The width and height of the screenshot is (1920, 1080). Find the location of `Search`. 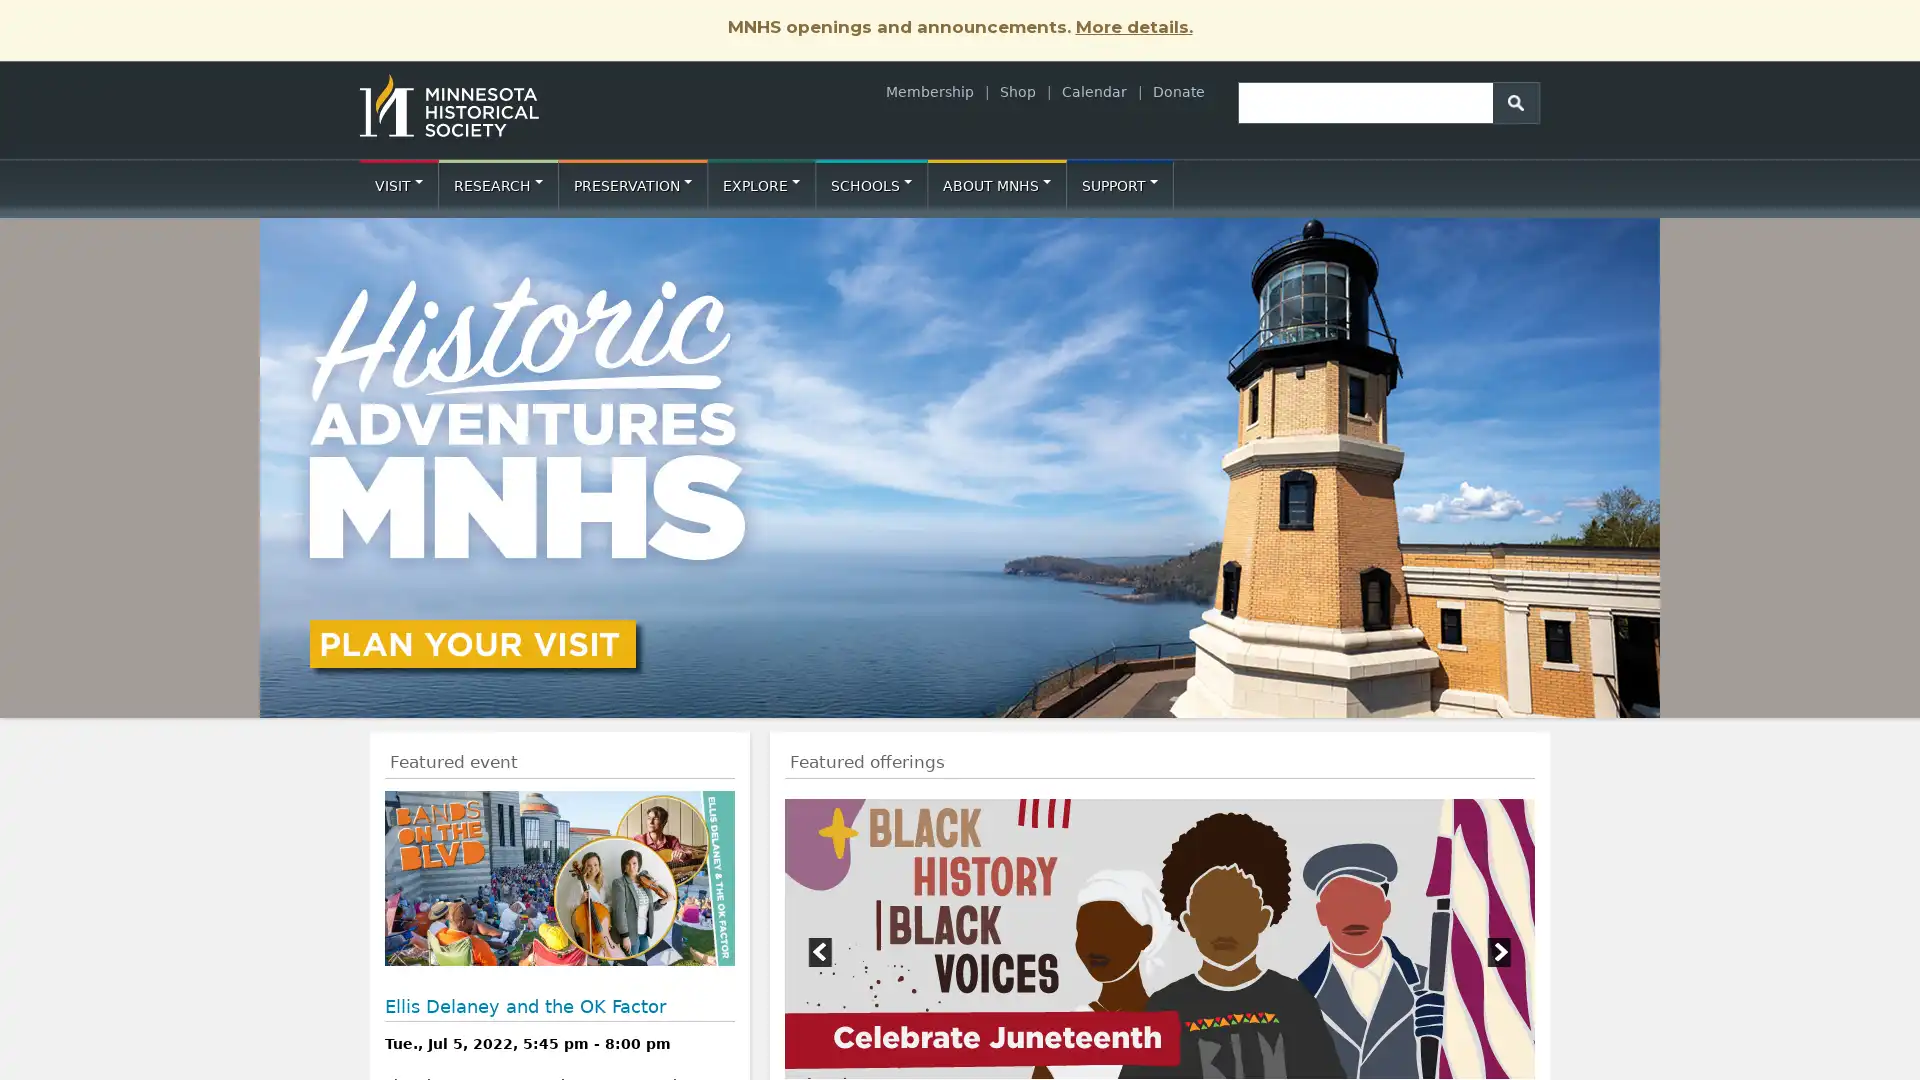

Search is located at coordinates (1516, 101).